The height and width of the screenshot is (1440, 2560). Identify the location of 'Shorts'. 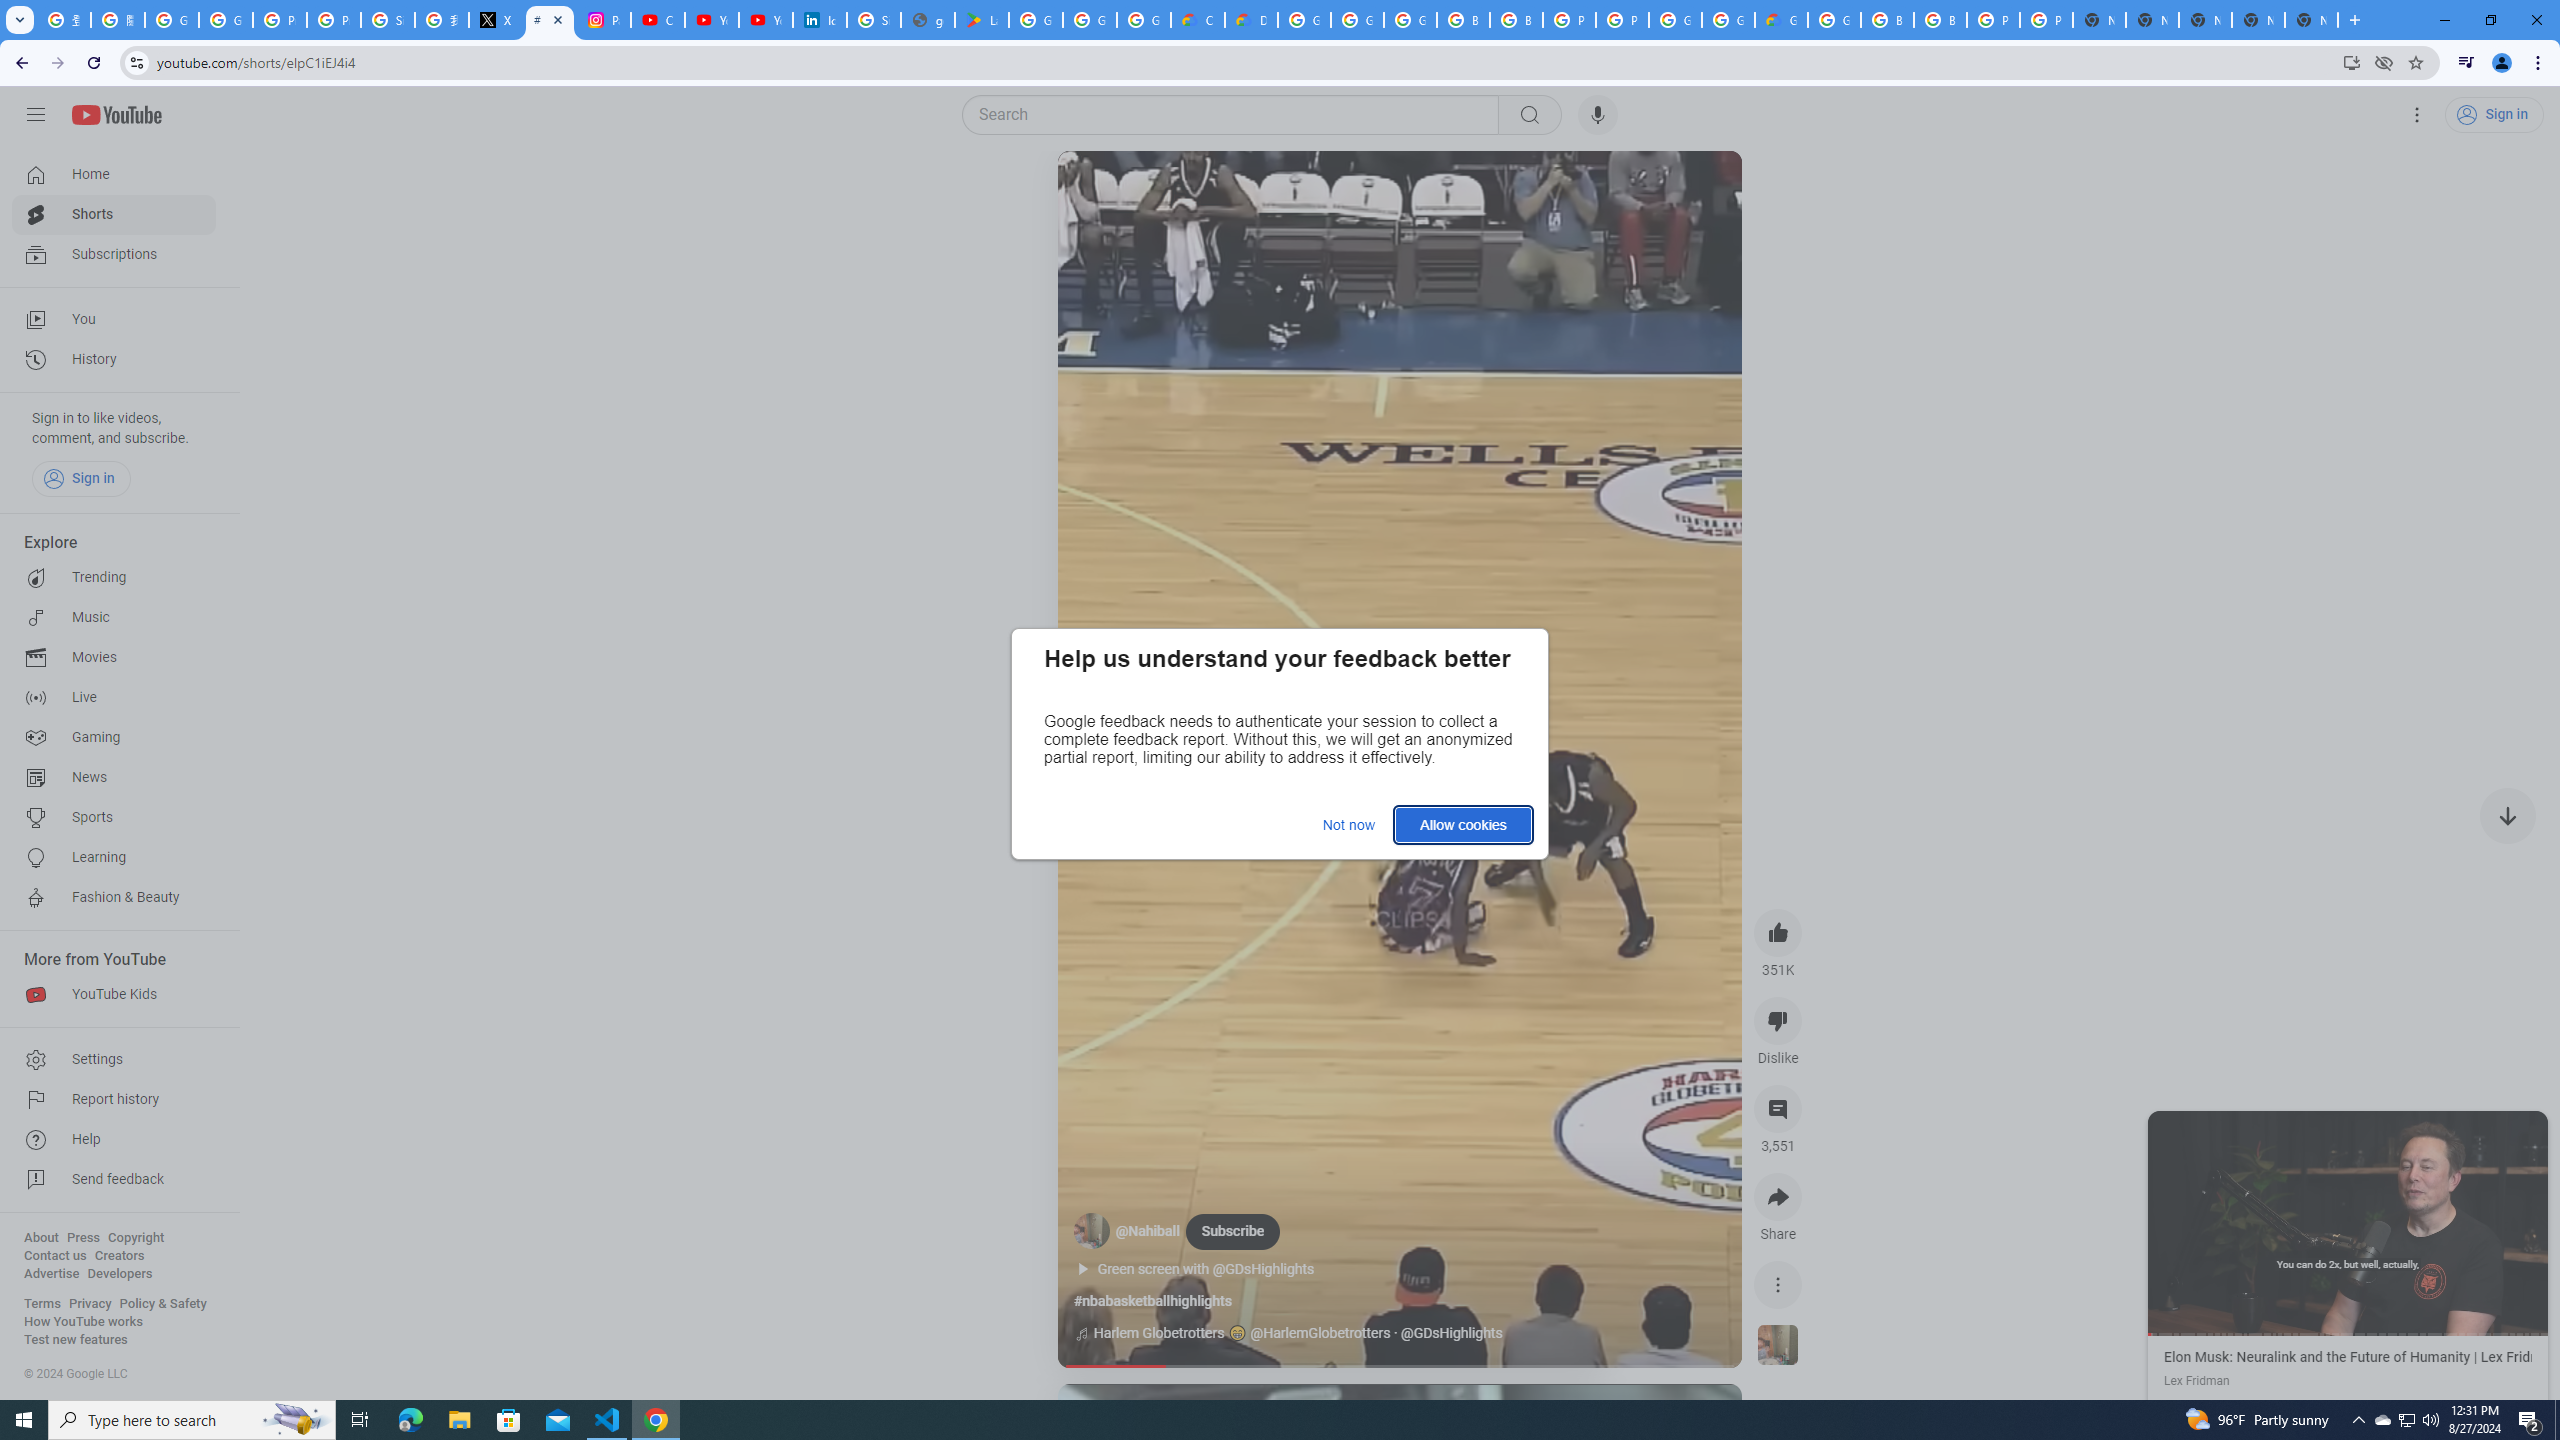
(113, 214).